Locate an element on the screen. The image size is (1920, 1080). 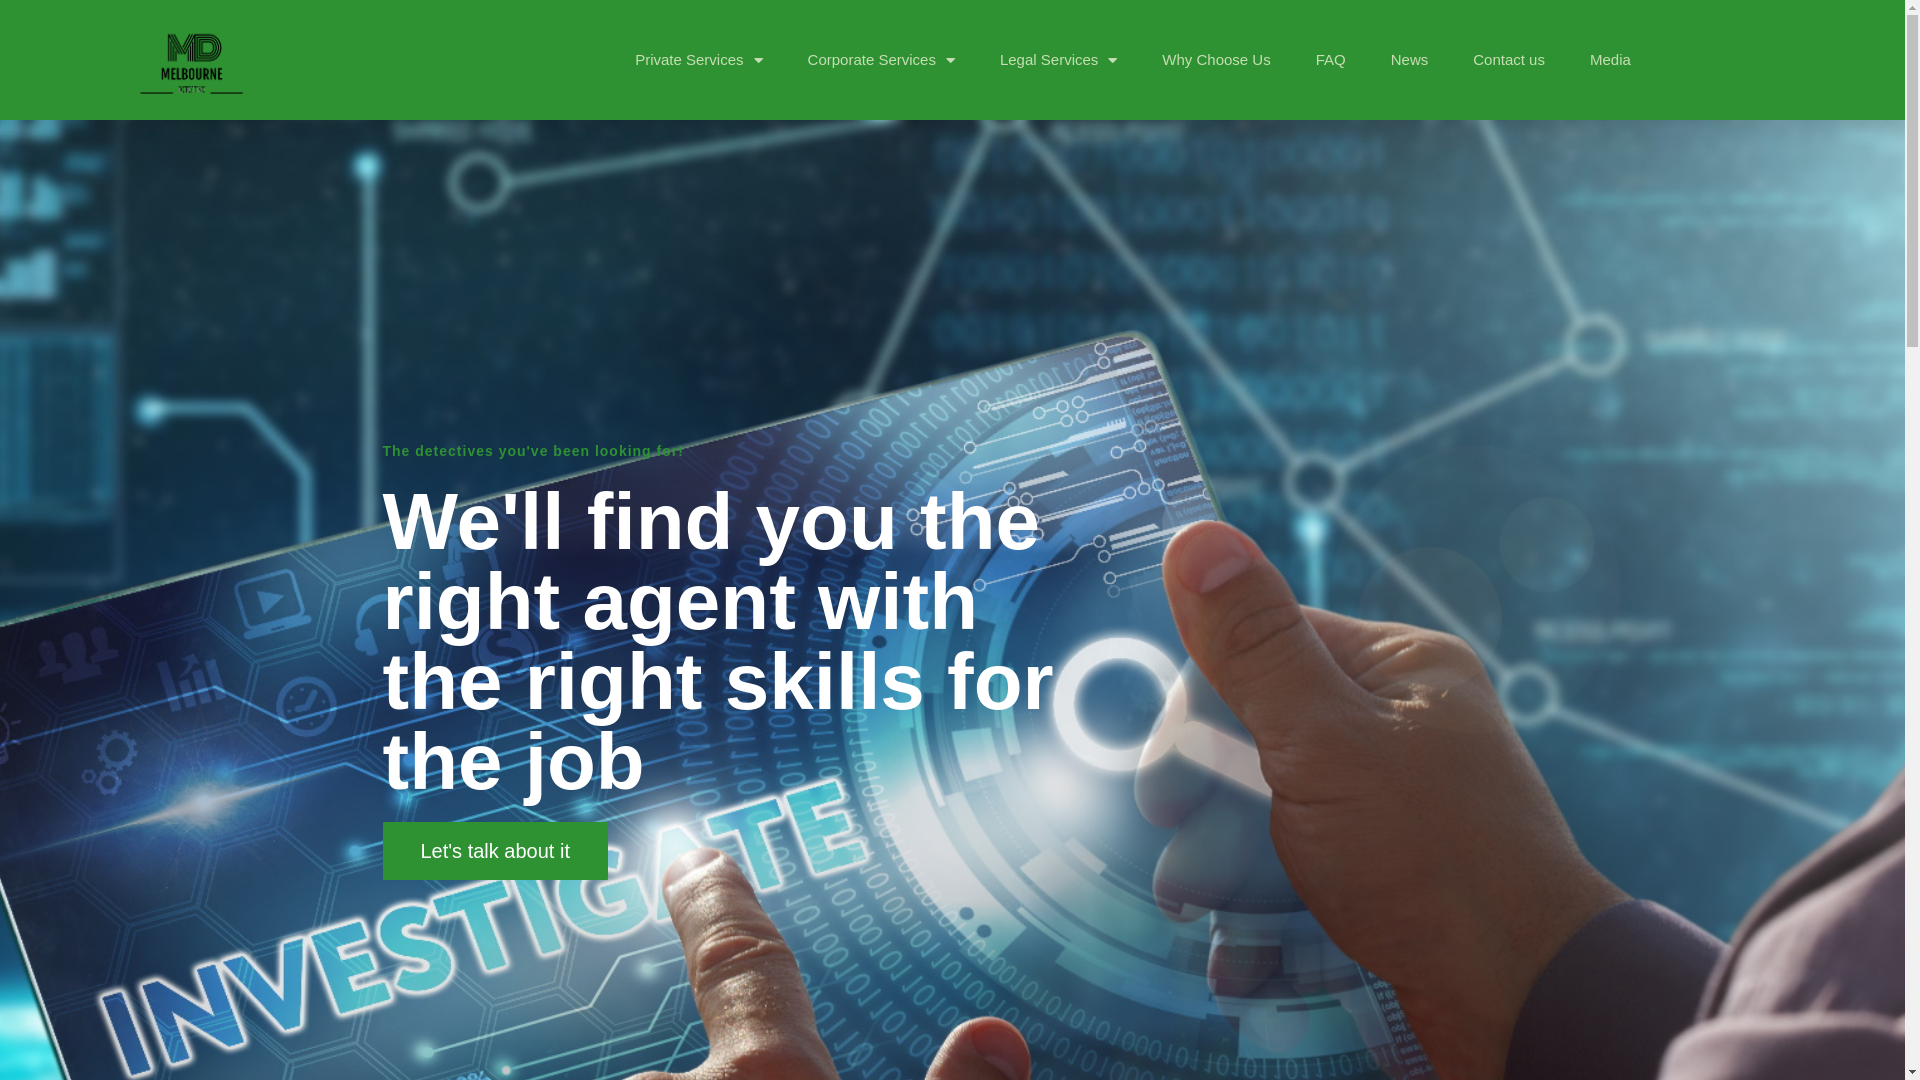
'Let's talk about it' is located at coordinates (494, 851).